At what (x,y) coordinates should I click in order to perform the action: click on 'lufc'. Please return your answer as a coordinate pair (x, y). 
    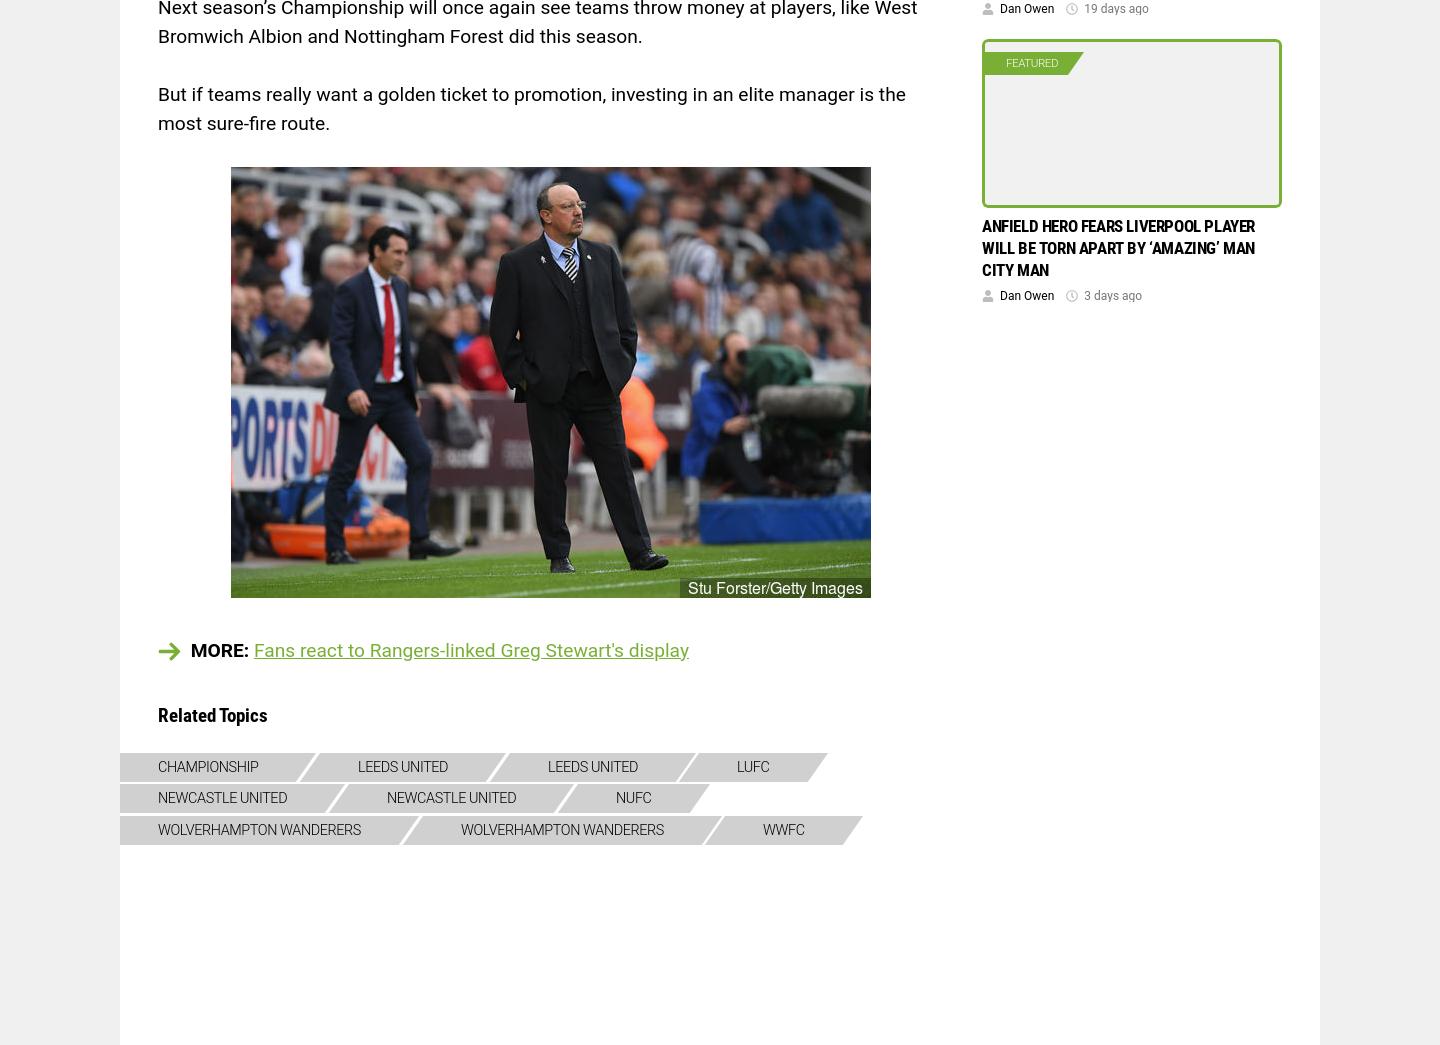
    Looking at the image, I should click on (751, 766).